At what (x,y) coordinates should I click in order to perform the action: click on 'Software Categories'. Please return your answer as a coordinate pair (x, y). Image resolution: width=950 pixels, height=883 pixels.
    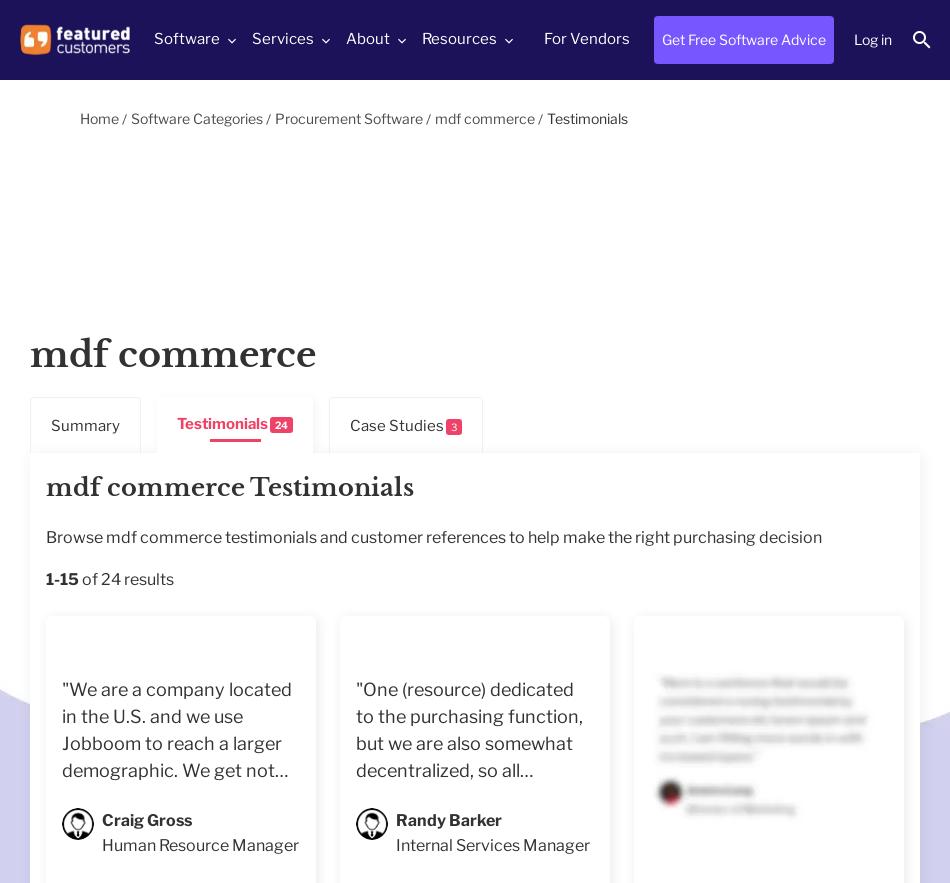
    Looking at the image, I should click on (197, 117).